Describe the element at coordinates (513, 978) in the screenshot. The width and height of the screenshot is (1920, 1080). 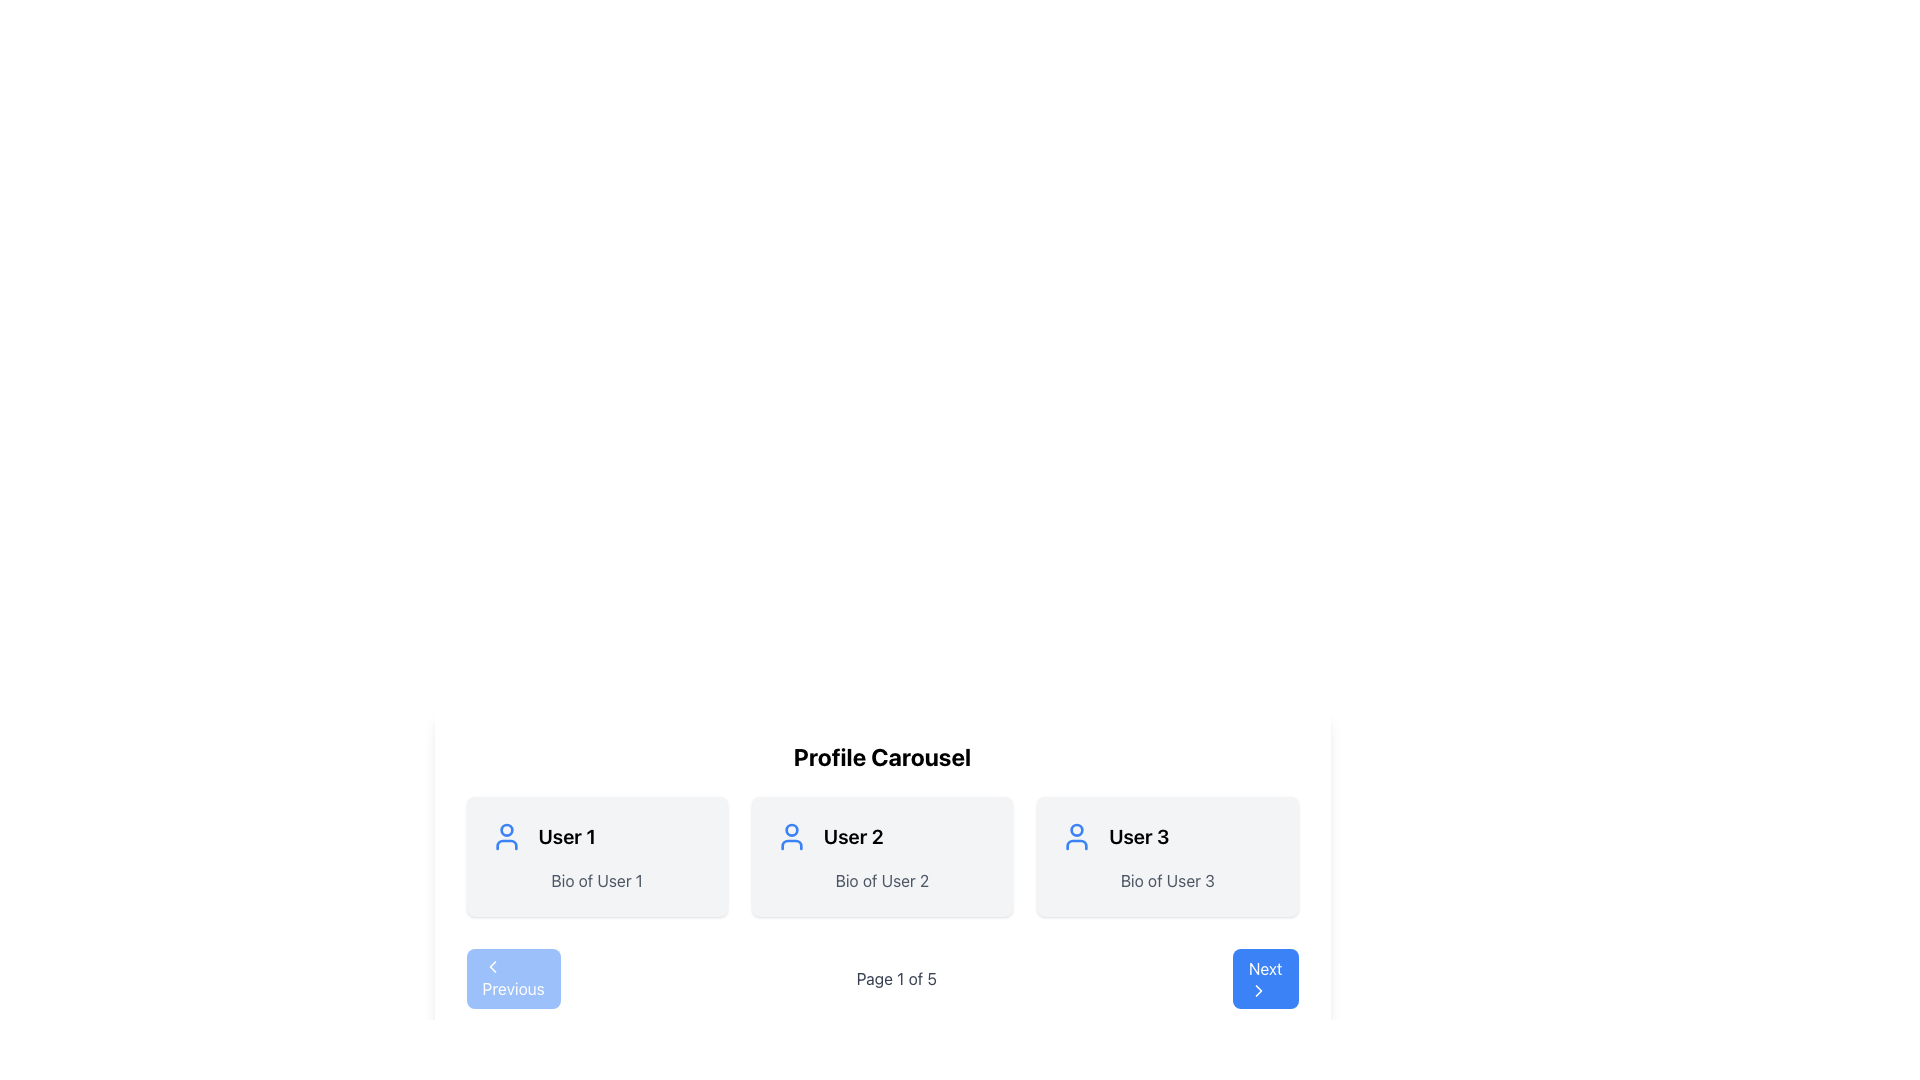
I see `the blue 'Previous' button with rounded corners that has a left arrow icon and white text, located at the bottom-left of the interface` at that location.